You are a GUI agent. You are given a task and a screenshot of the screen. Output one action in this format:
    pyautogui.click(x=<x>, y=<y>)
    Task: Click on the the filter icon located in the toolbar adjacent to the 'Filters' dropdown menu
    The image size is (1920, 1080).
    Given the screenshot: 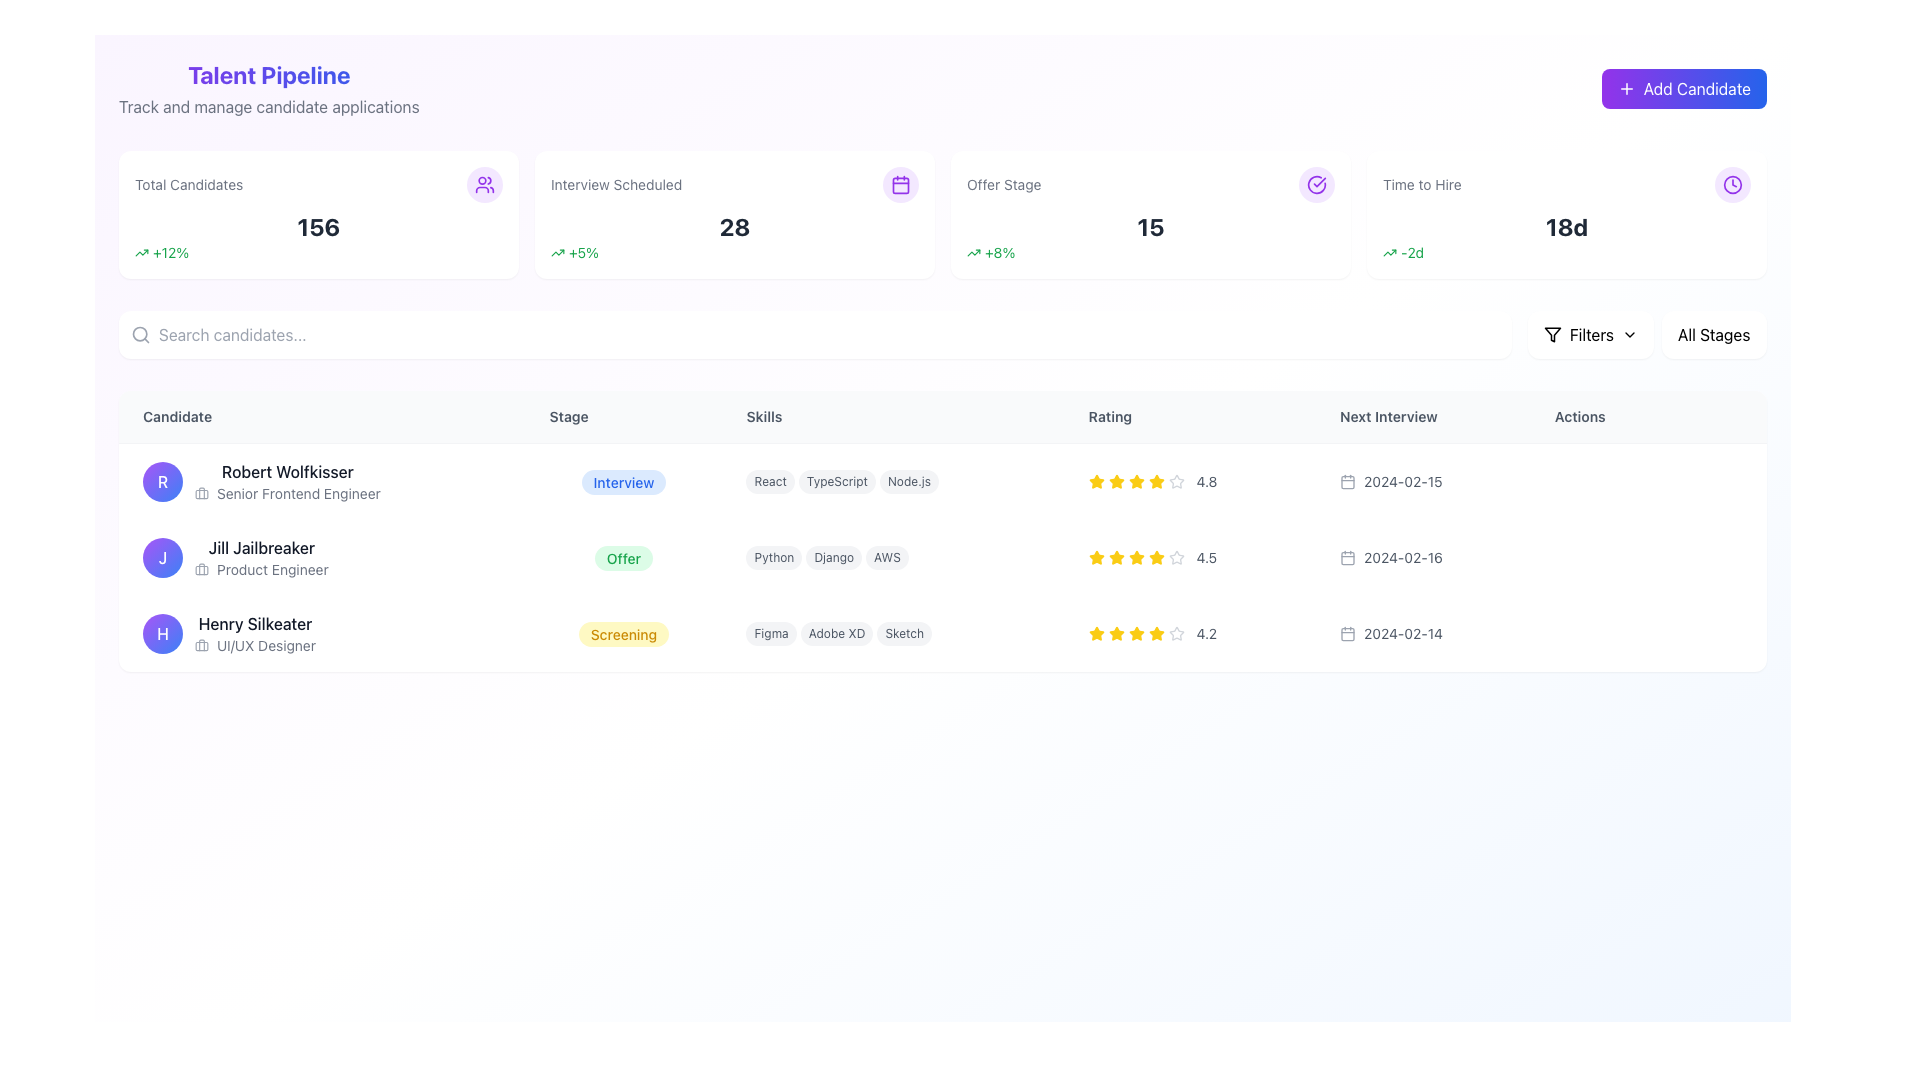 What is the action you would take?
    pyautogui.click(x=1551, y=334)
    